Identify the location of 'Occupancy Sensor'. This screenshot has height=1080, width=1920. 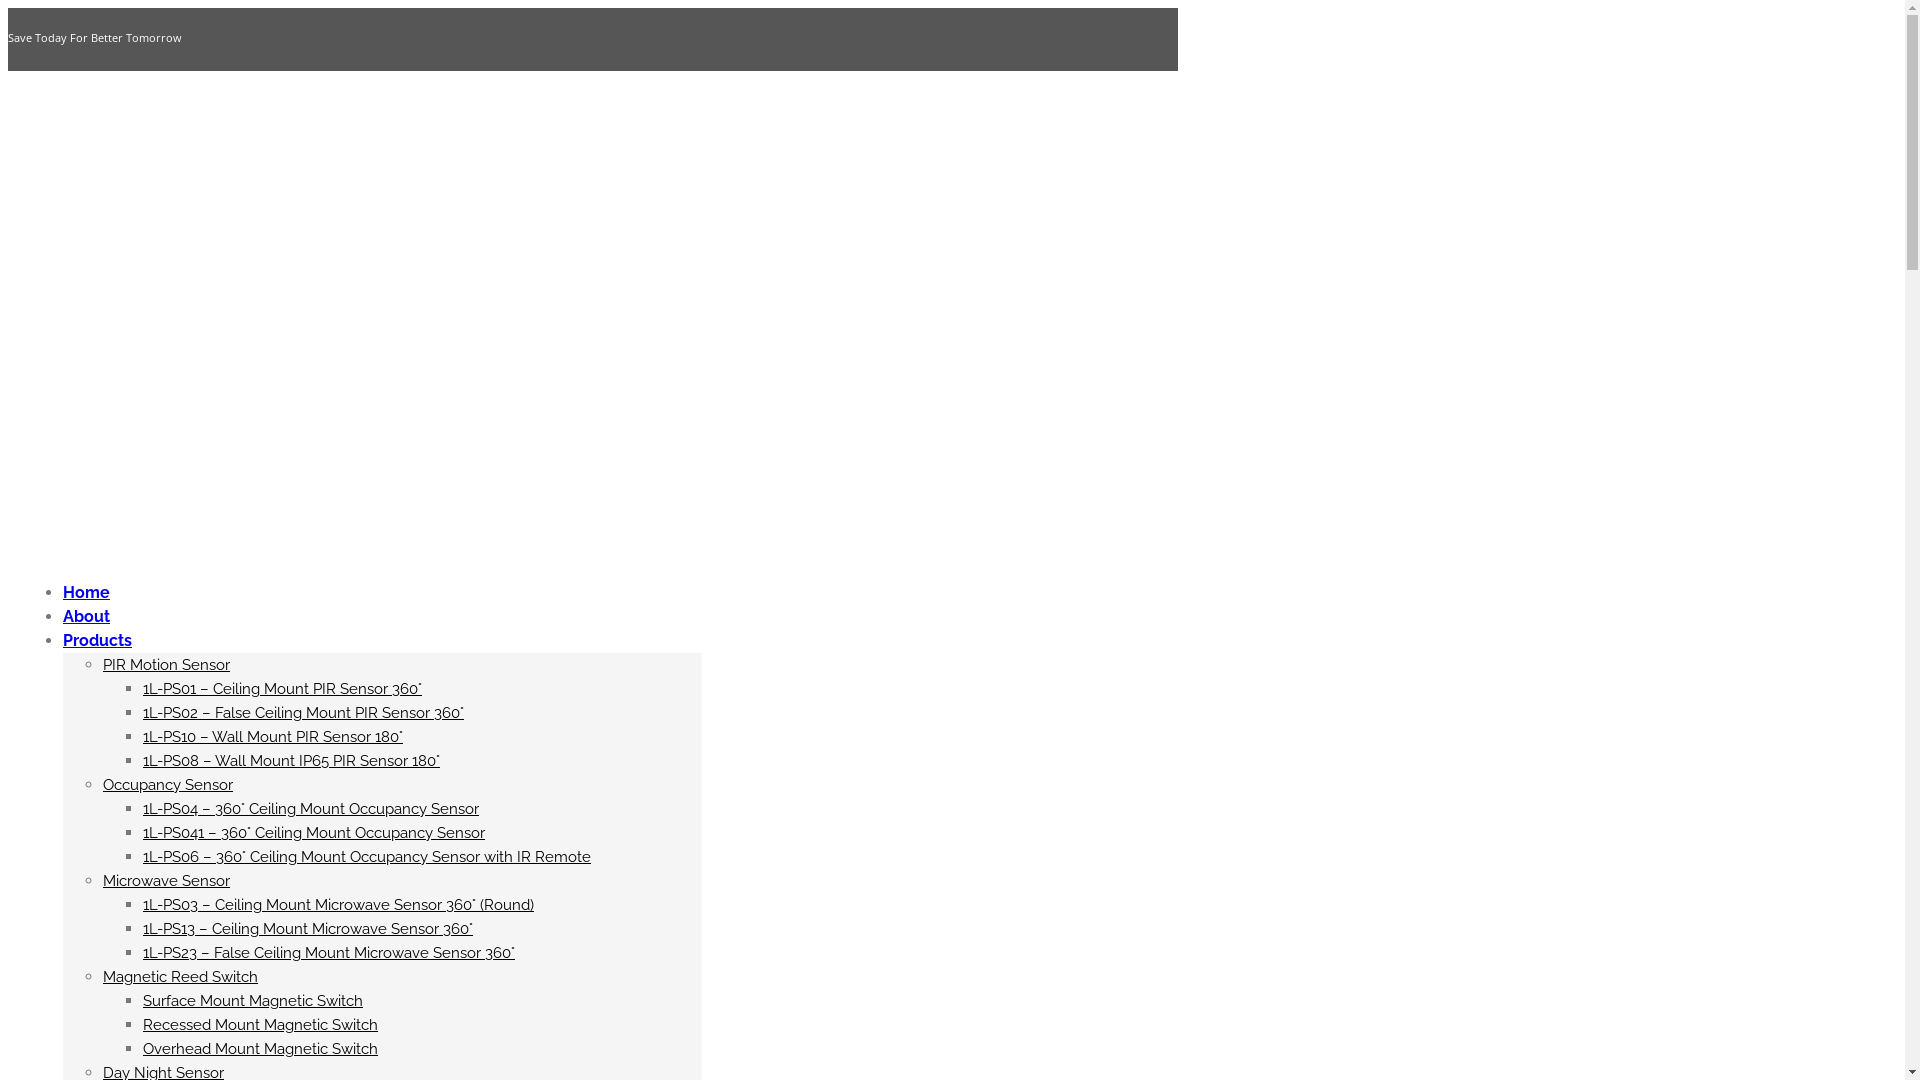
(168, 784).